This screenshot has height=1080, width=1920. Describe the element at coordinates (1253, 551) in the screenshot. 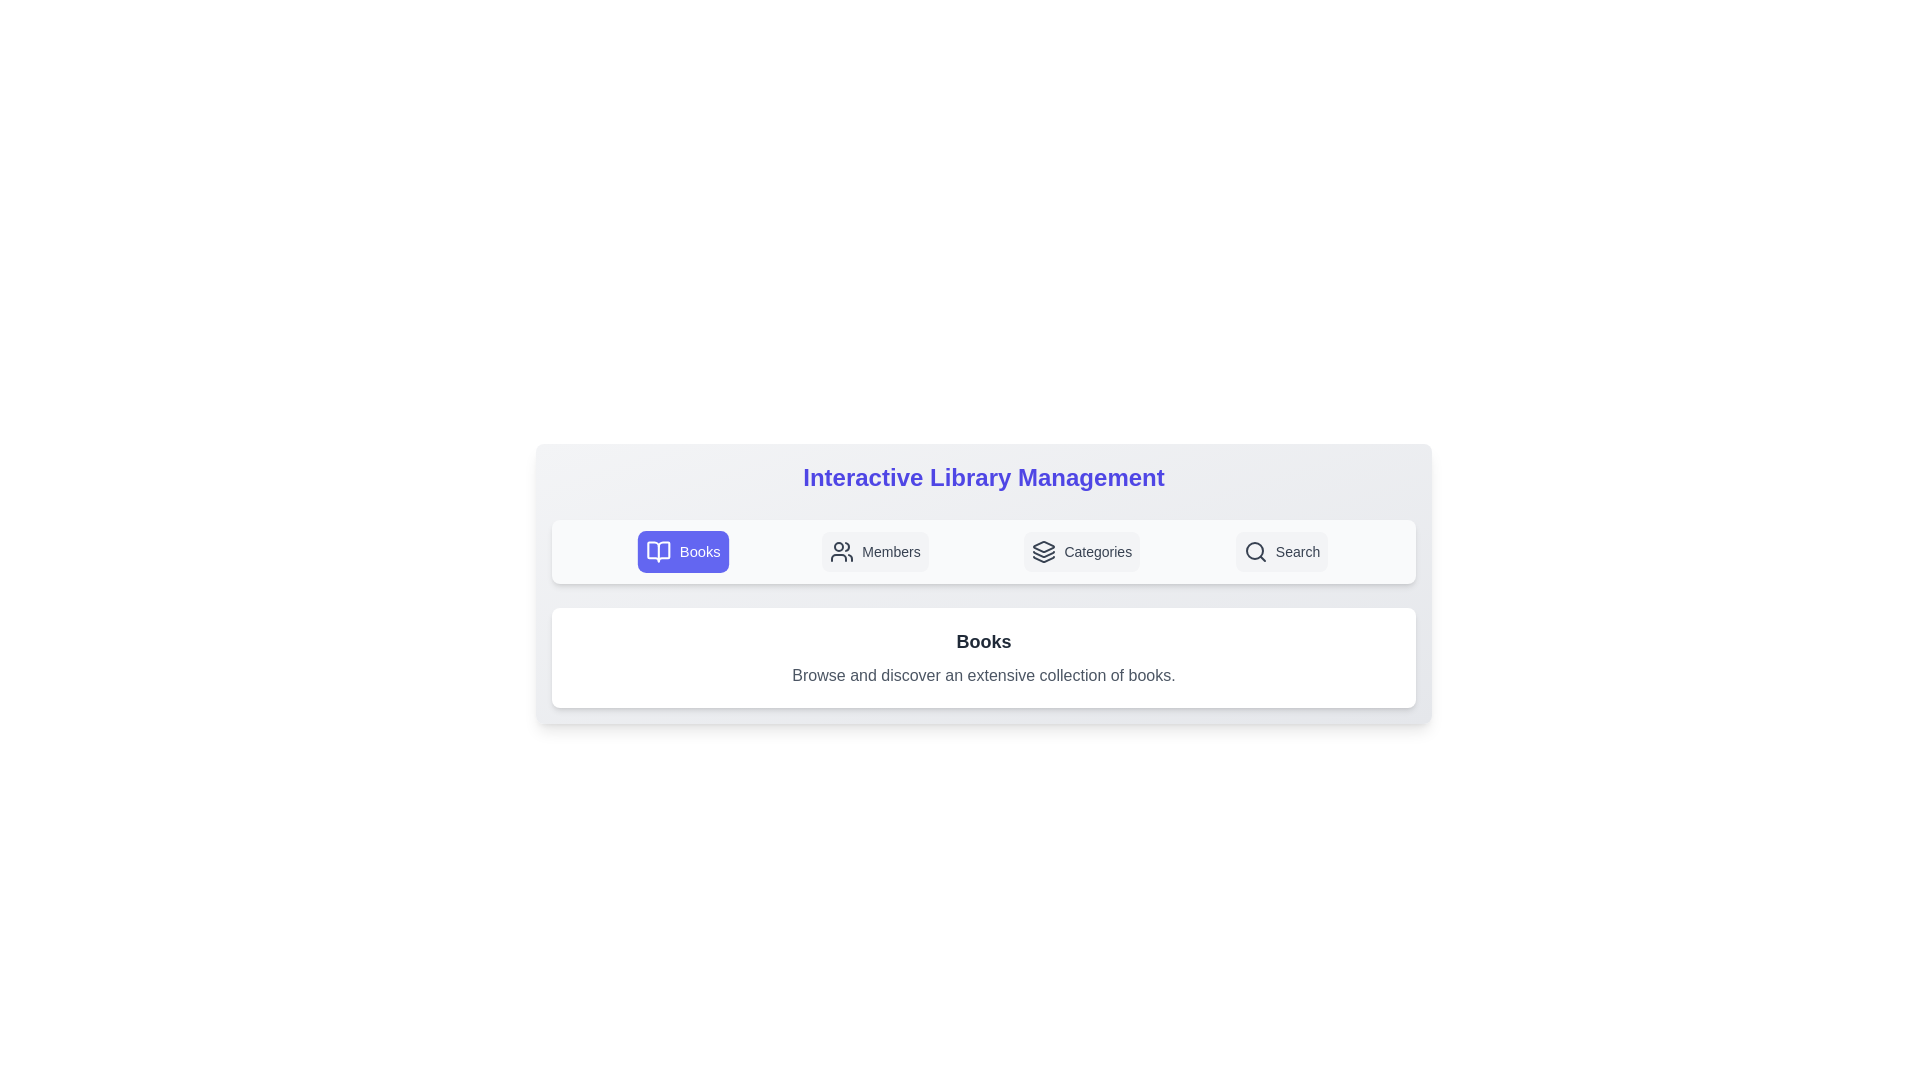

I see `the Circular SVG component representing the lens of the magnifying glass icon in the 'Search' button located in the horizontal navigation bar` at that location.